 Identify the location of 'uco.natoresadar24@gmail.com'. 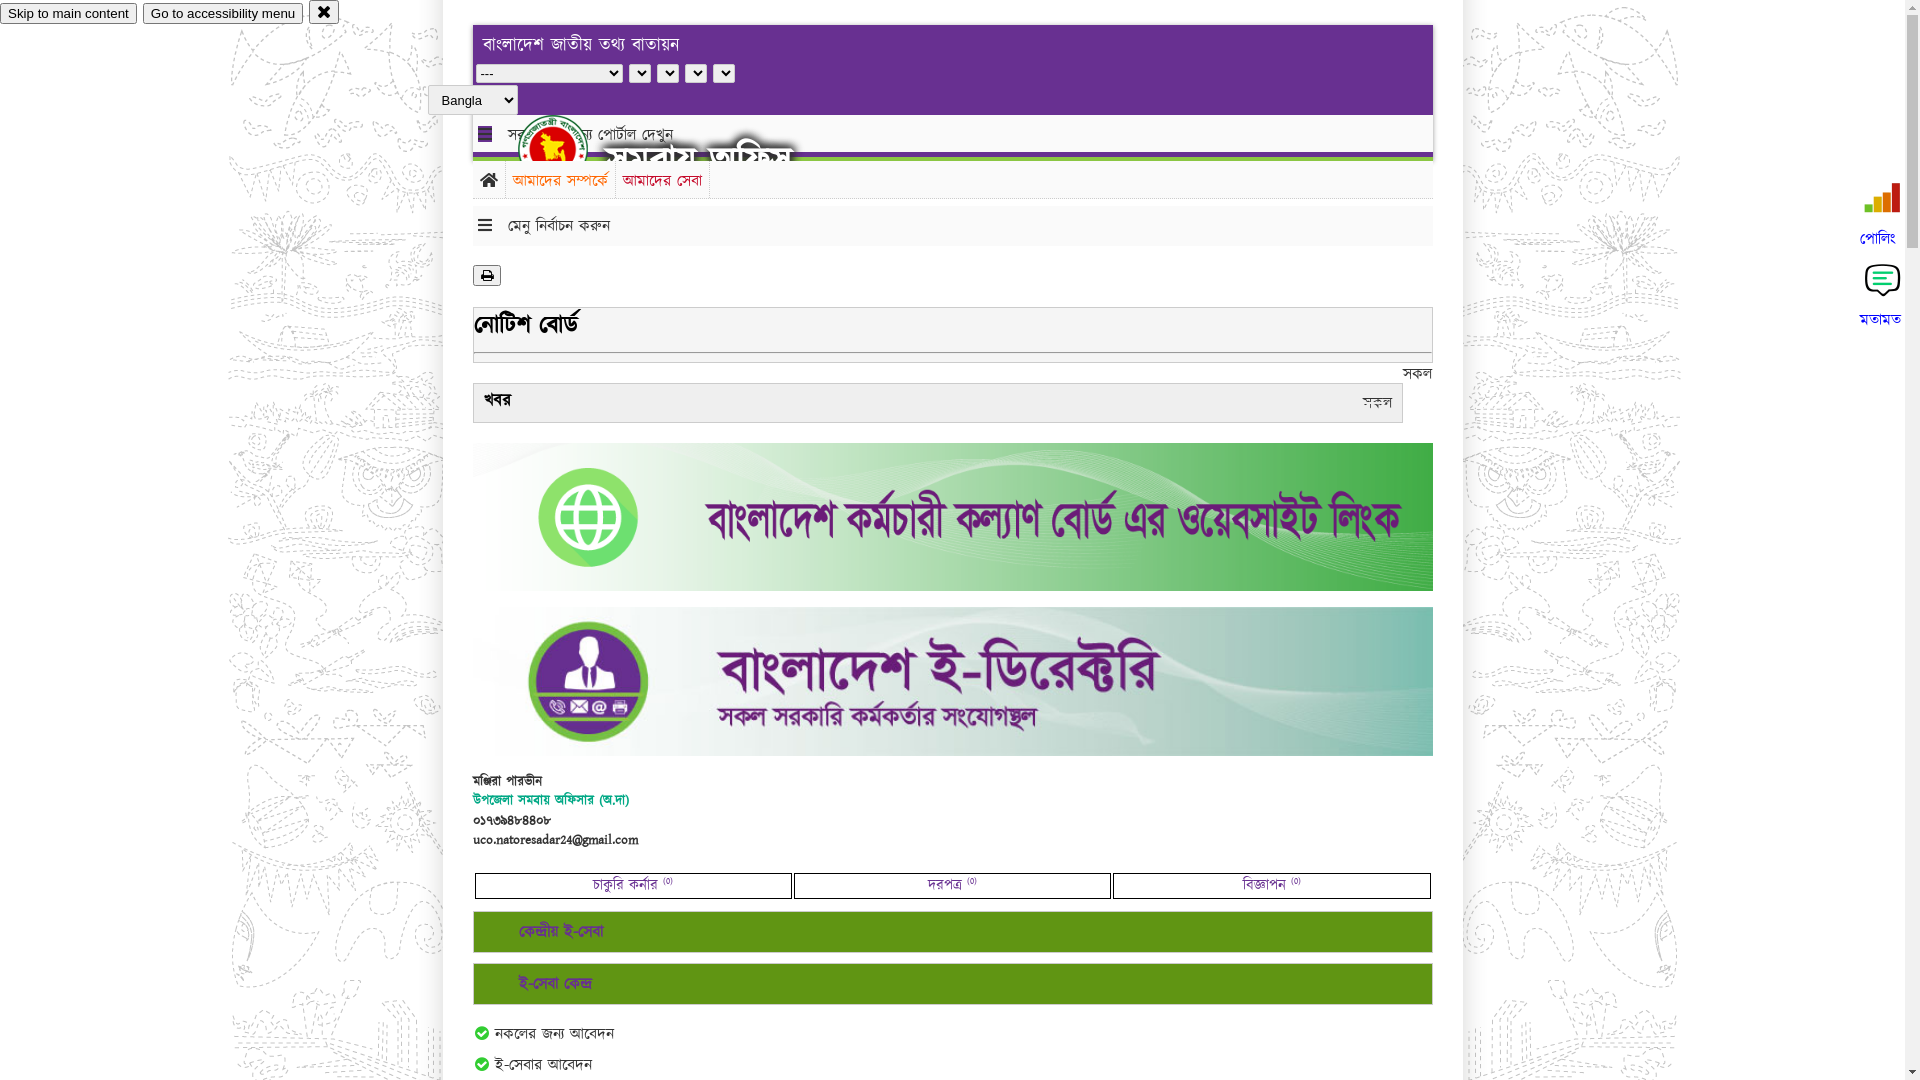
(554, 840).